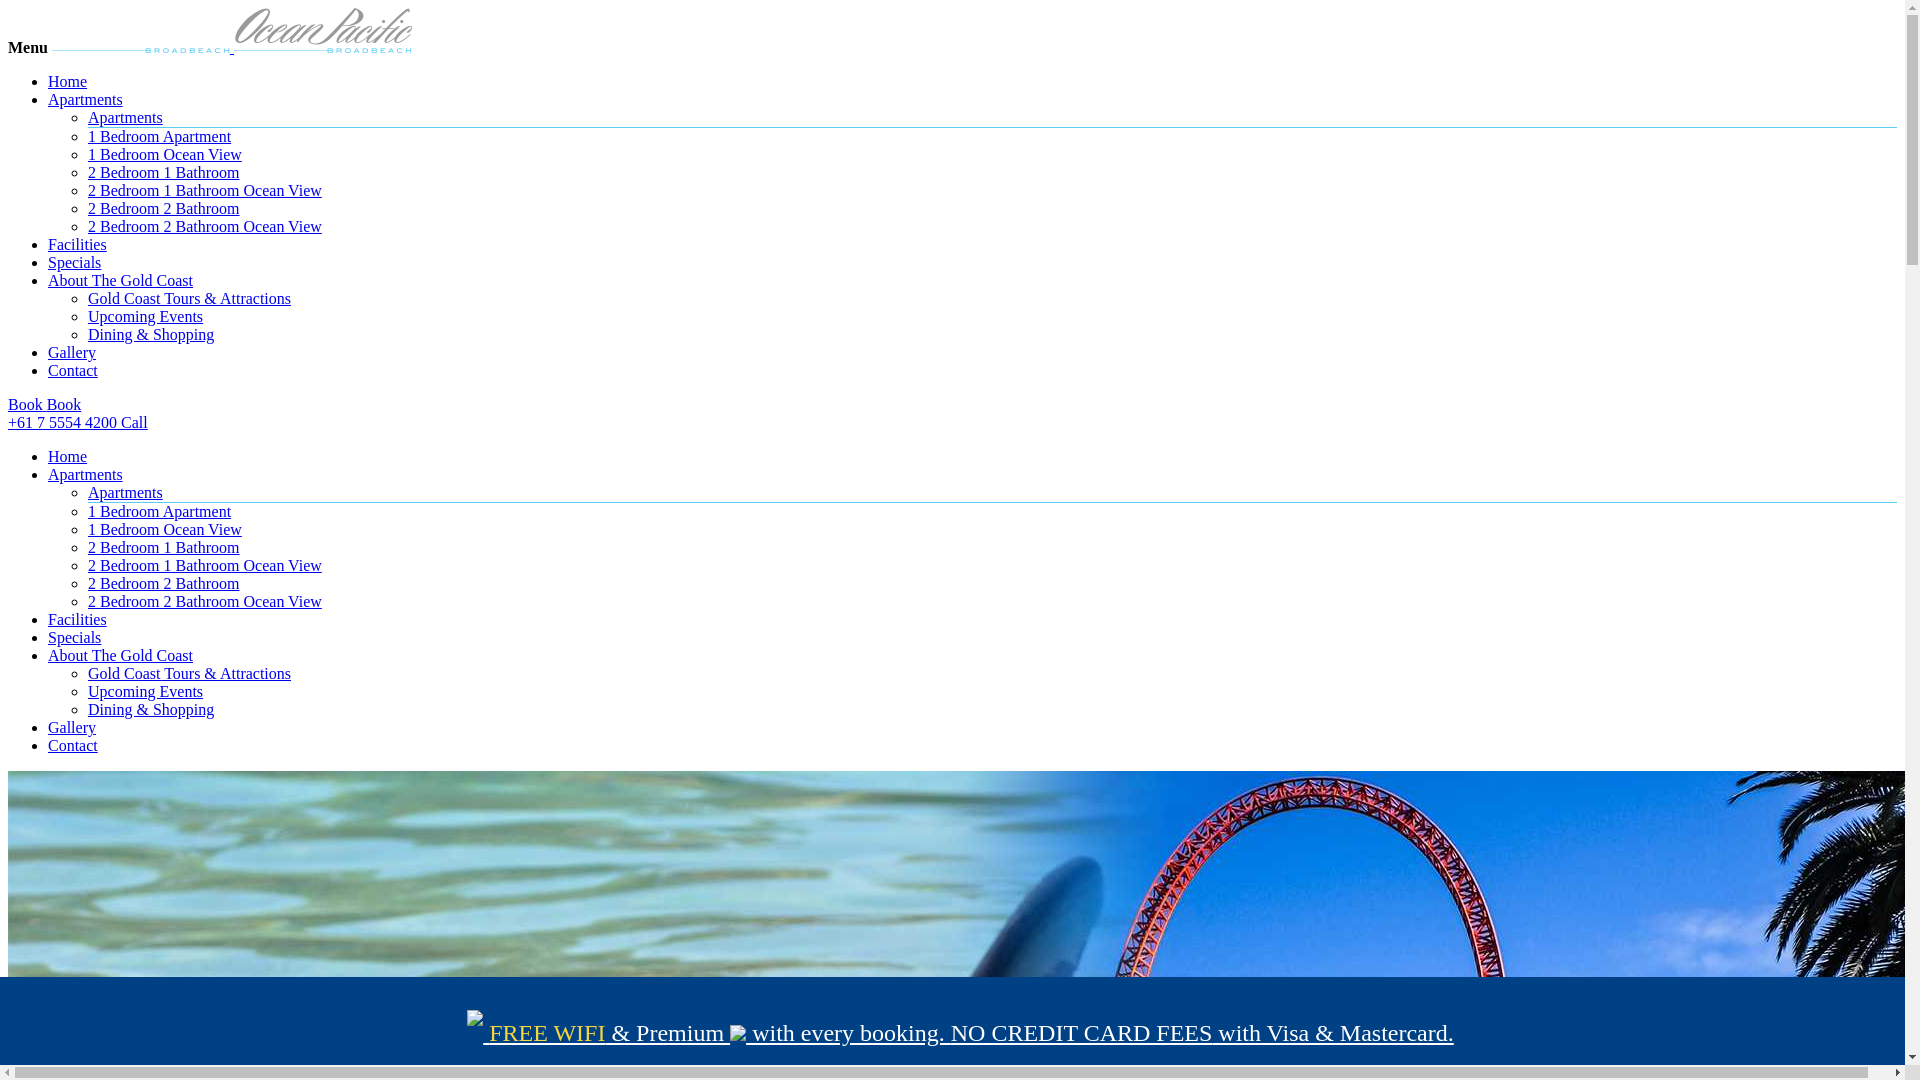  What do you see at coordinates (164, 528) in the screenshot?
I see `'1 Bedroom Ocean View'` at bounding box center [164, 528].